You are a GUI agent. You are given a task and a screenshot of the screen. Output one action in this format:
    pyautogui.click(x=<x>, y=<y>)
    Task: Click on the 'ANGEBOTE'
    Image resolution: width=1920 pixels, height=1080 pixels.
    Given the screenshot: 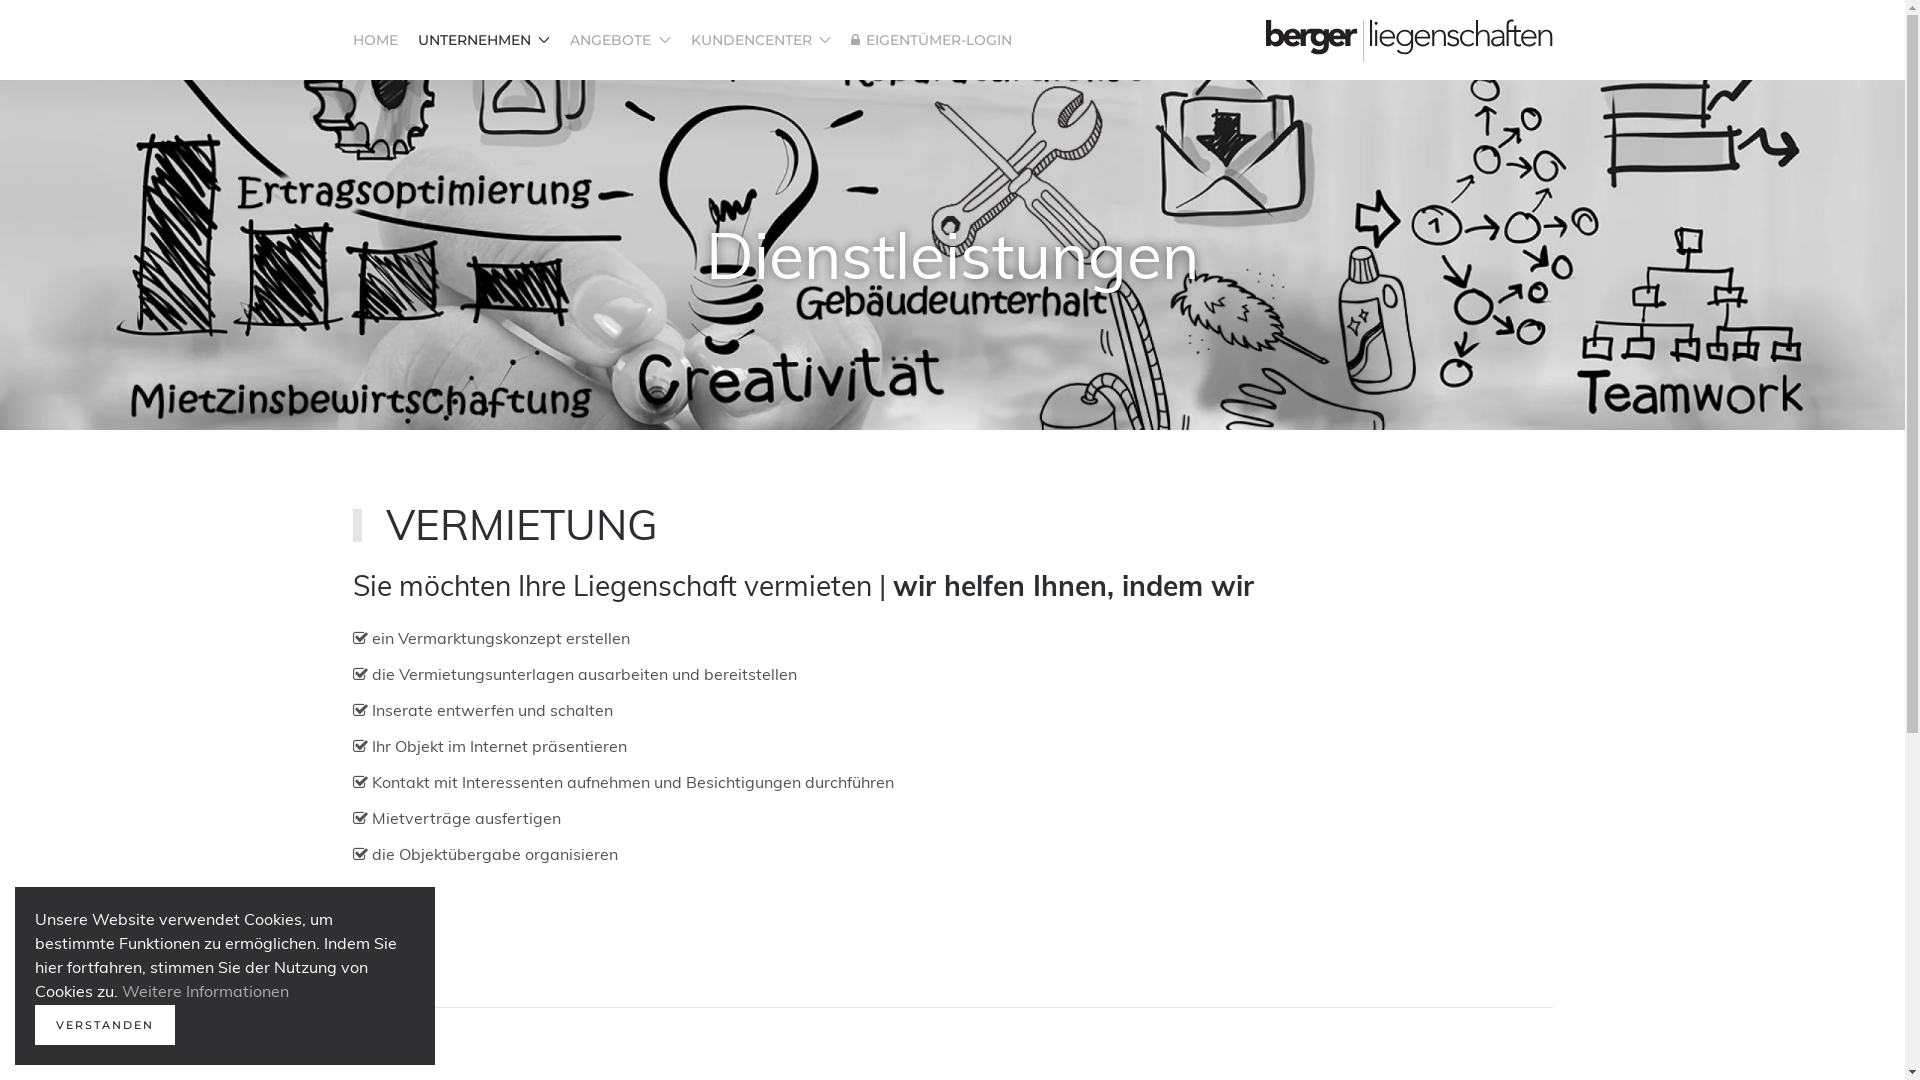 What is the action you would take?
    pyautogui.click(x=569, y=39)
    